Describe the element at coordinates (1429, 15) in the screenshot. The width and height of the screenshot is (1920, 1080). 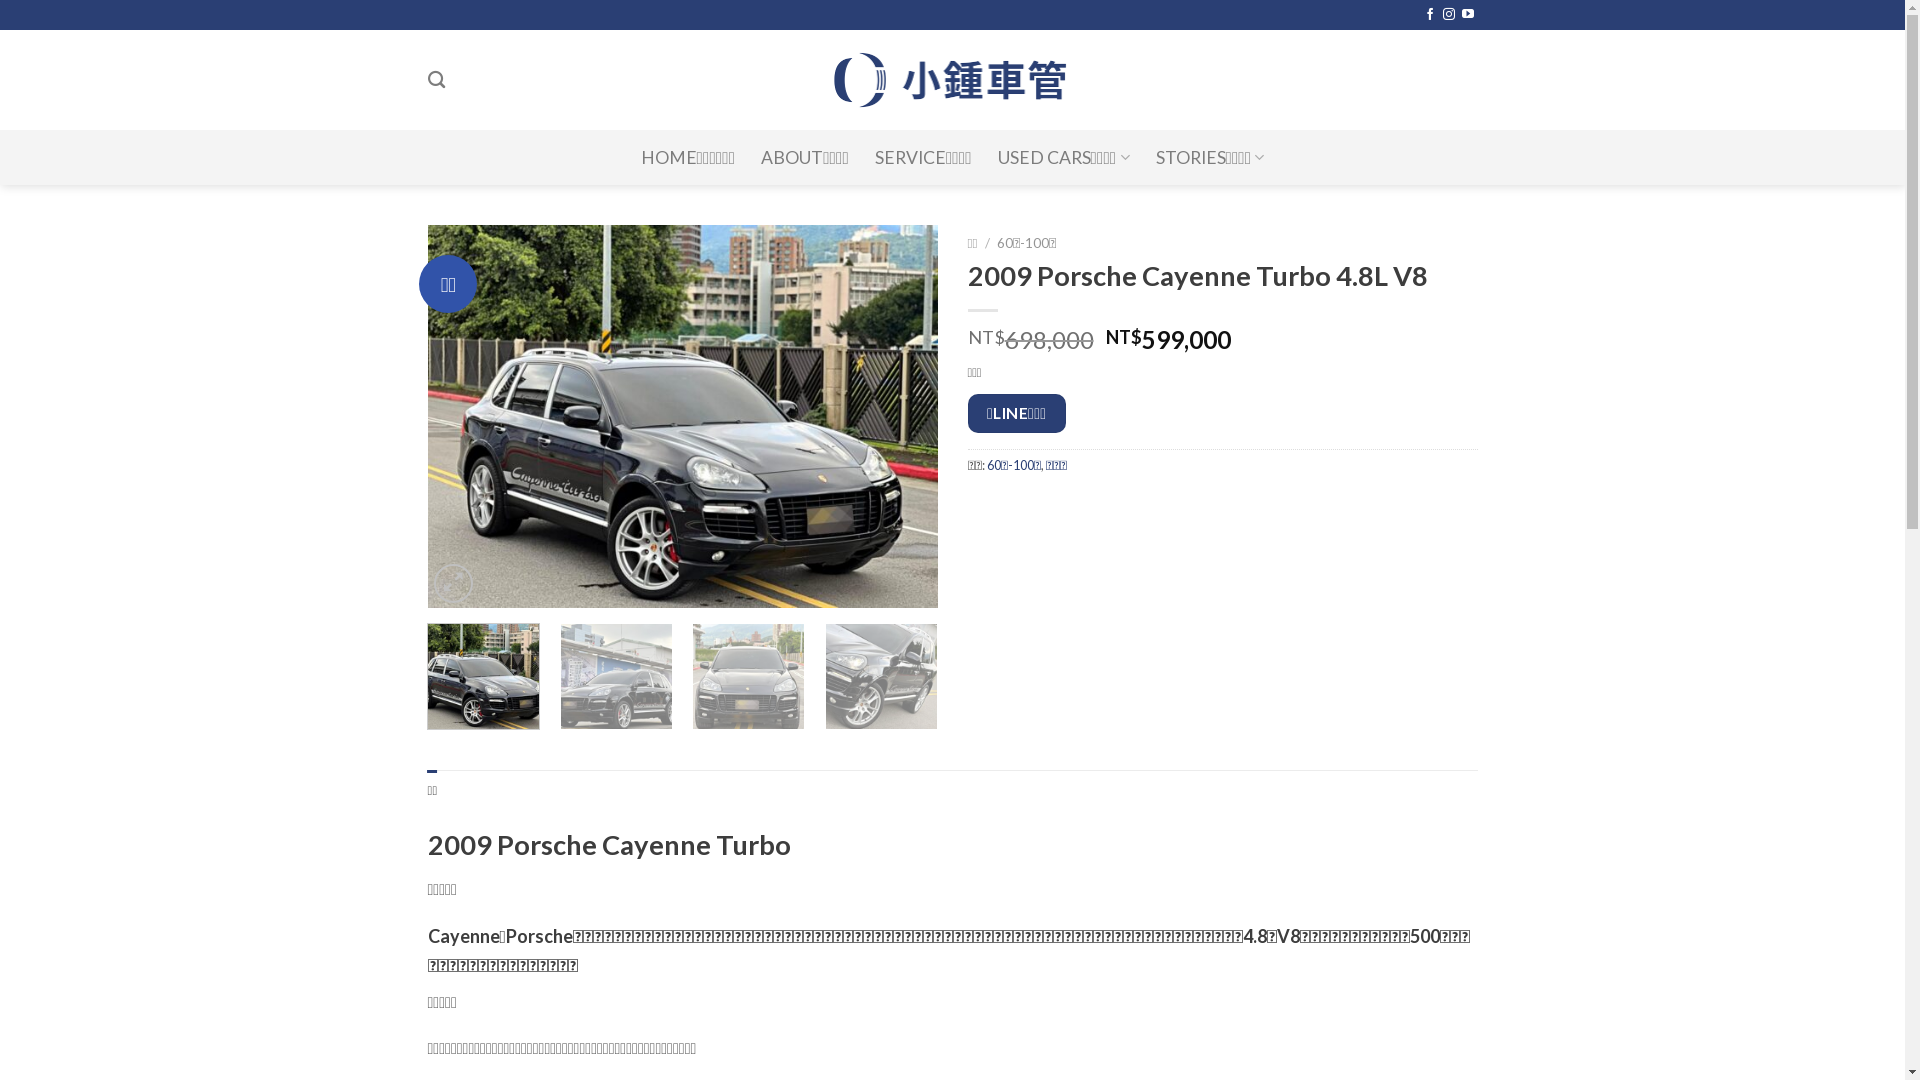
I see `'Follow on Facebook'` at that location.